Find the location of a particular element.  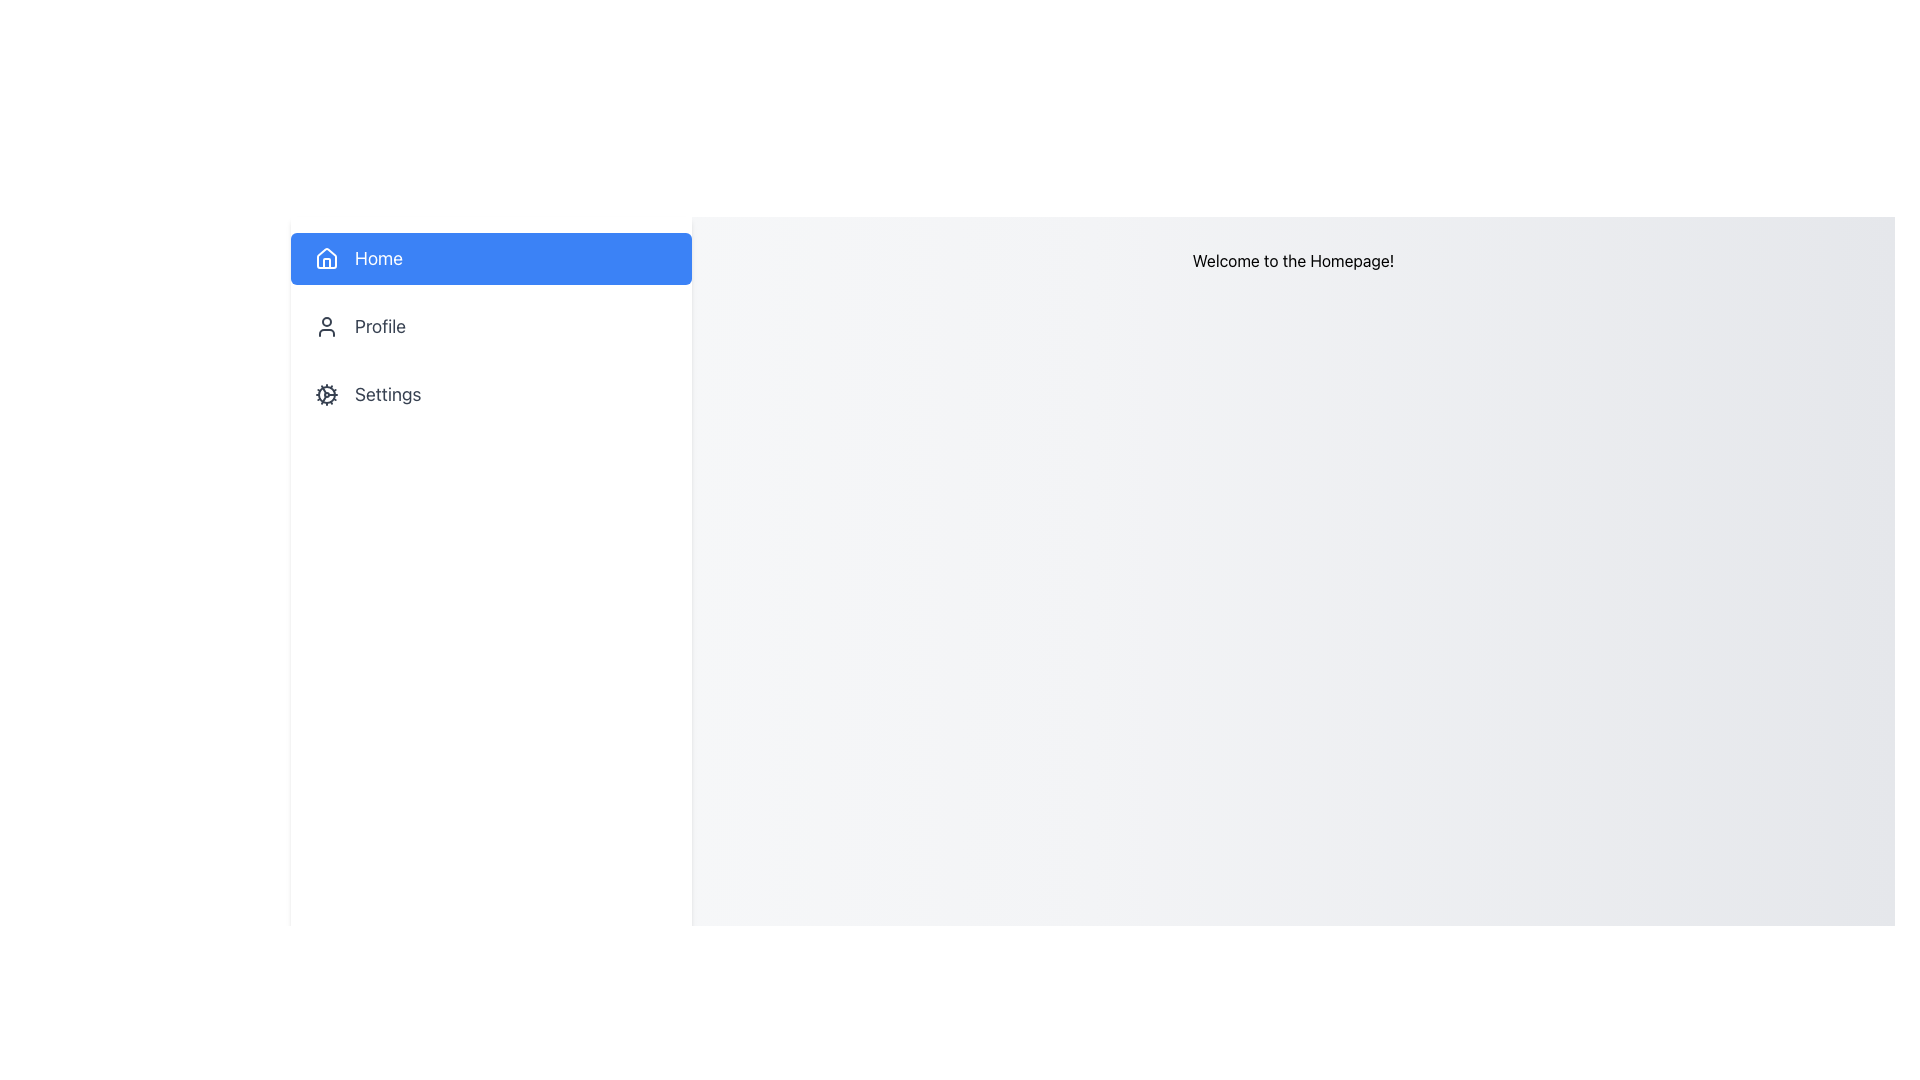

the house roof icon located in the upper section of the left sidebar, immediately to the left of the 'Home' label is located at coordinates (326, 257).